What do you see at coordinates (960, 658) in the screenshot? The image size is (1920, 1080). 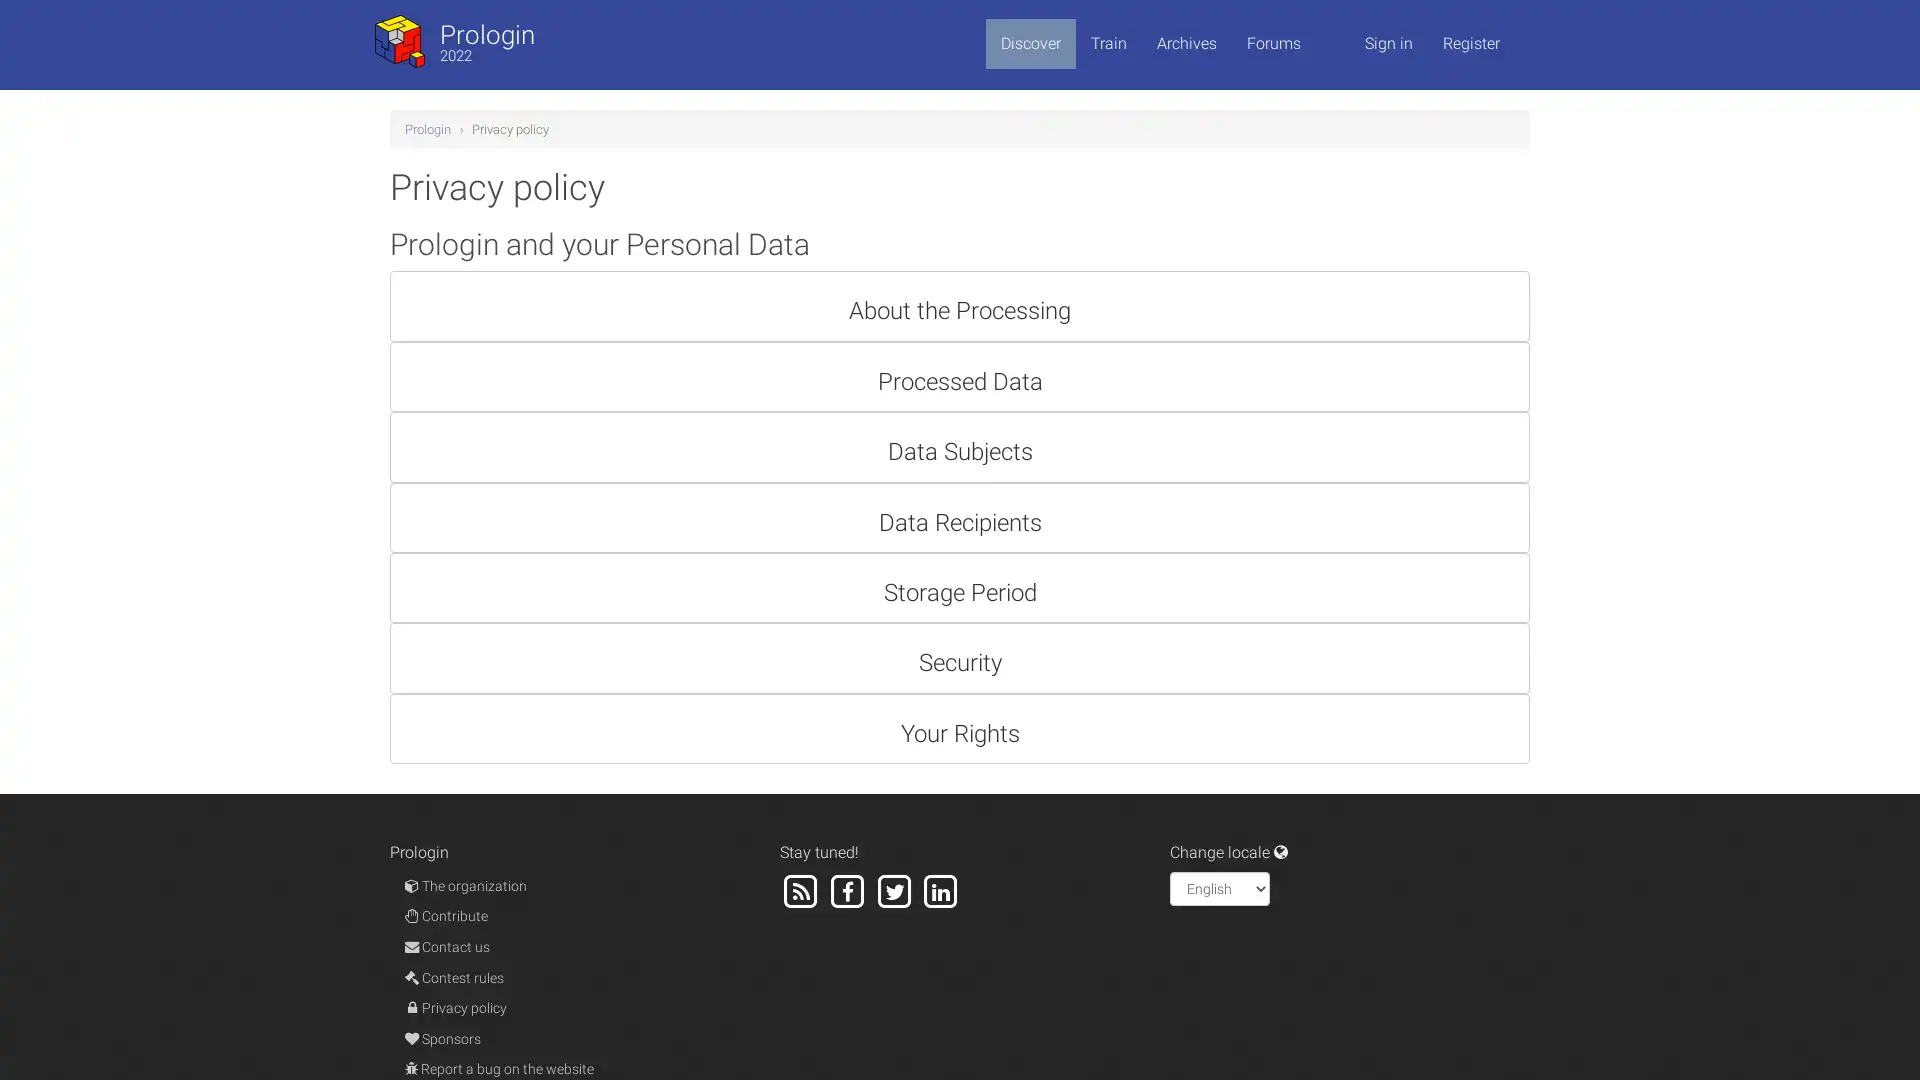 I see `Security` at bounding box center [960, 658].